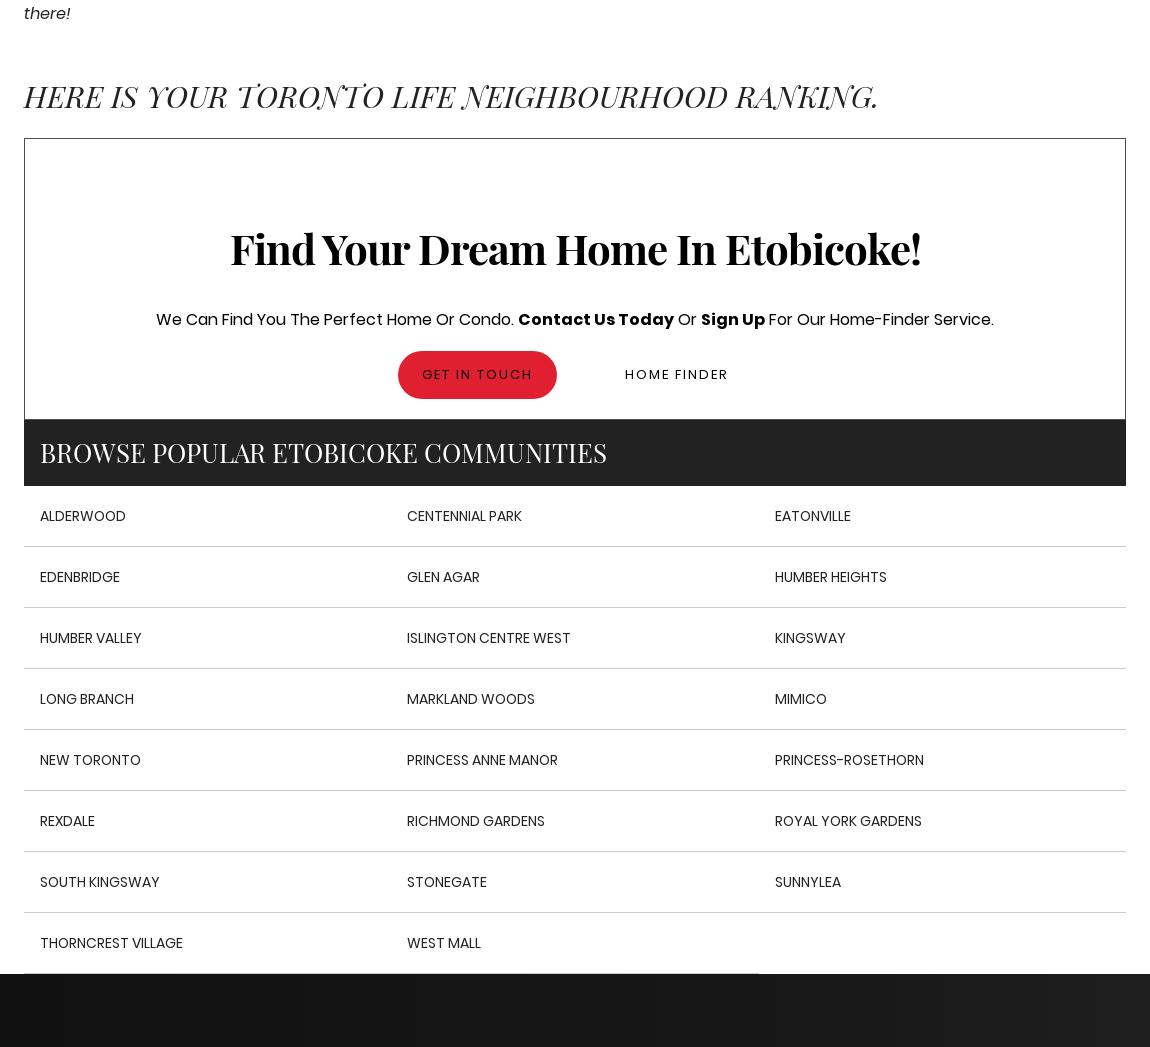  Describe the element at coordinates (482, 758) in the screenshot. I see `'Princess Anne Manor'` at that location.